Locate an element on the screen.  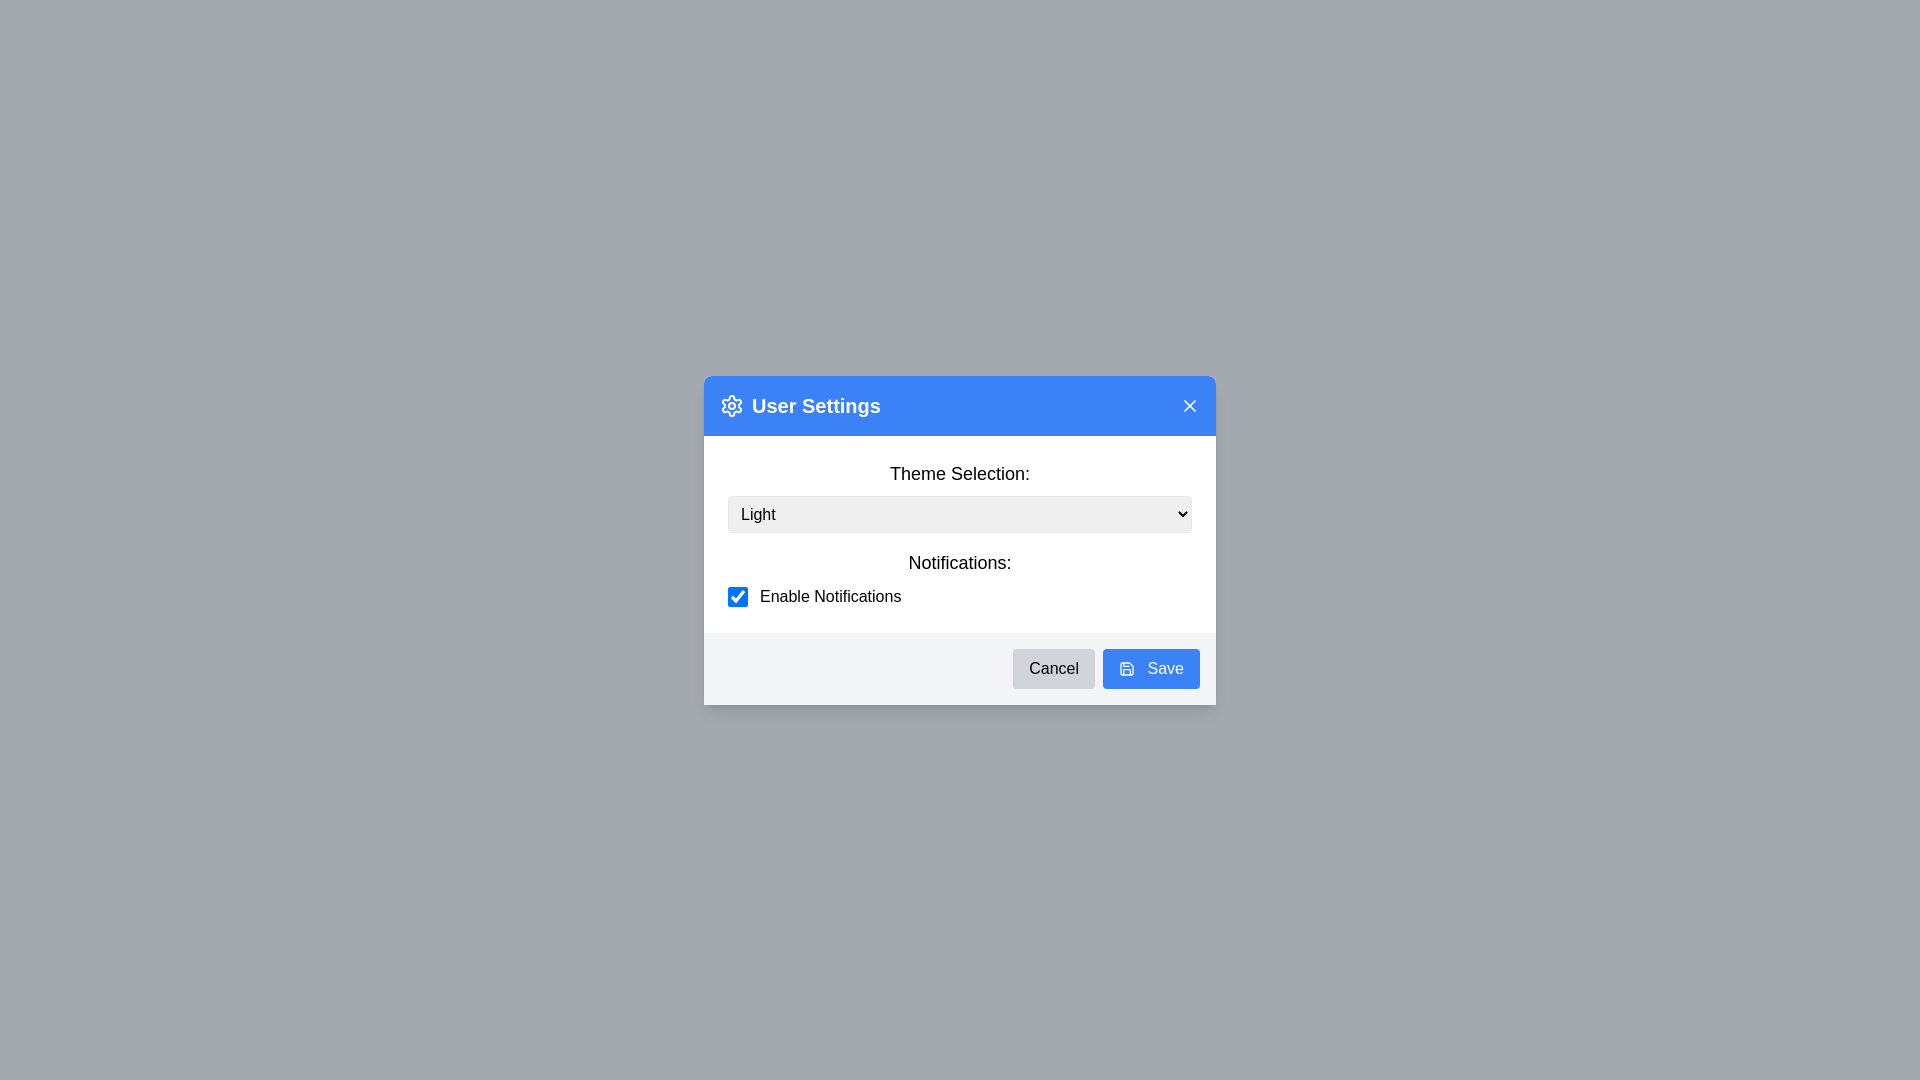
the 'Save' button with a blue background and white text, located at the bottom-right corner of the dialog box is located at coordinates (1151, 668).